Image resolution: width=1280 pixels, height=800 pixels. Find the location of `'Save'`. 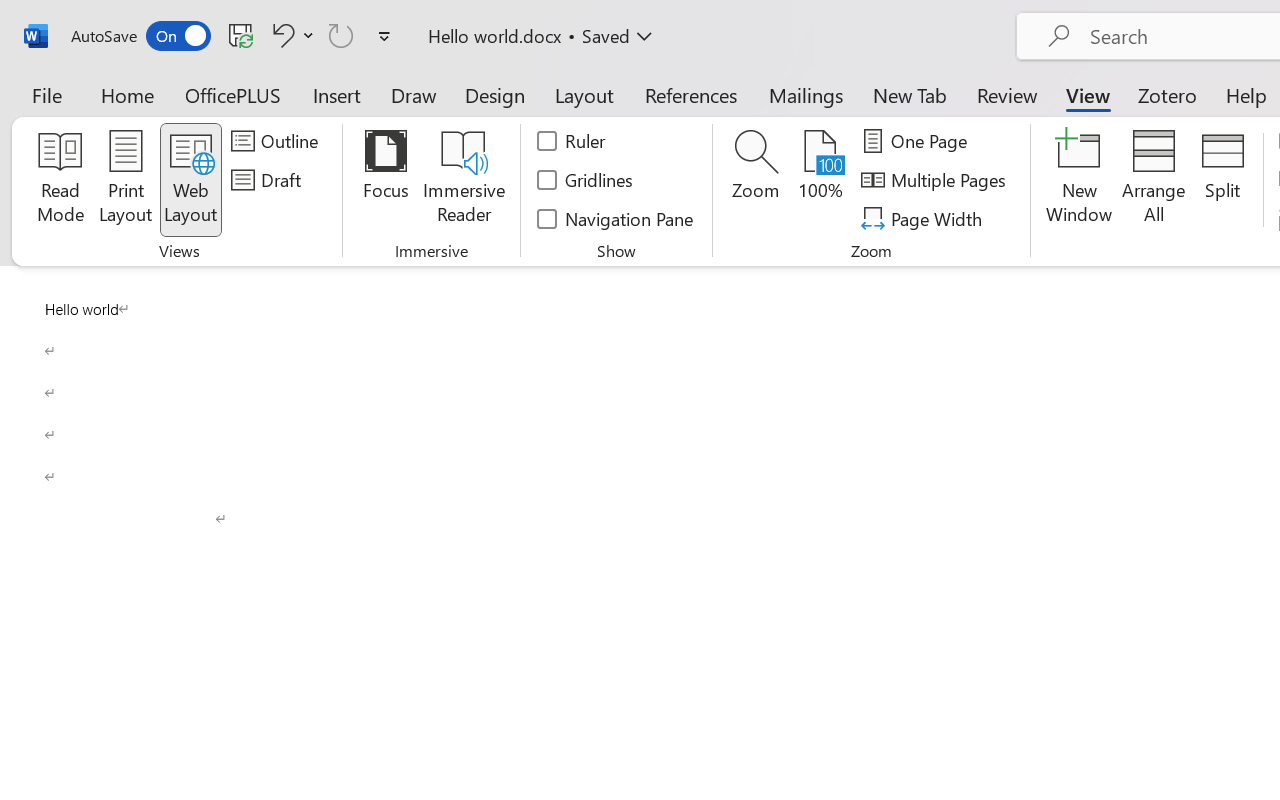

'Save' is located at coordinates (240, 34).